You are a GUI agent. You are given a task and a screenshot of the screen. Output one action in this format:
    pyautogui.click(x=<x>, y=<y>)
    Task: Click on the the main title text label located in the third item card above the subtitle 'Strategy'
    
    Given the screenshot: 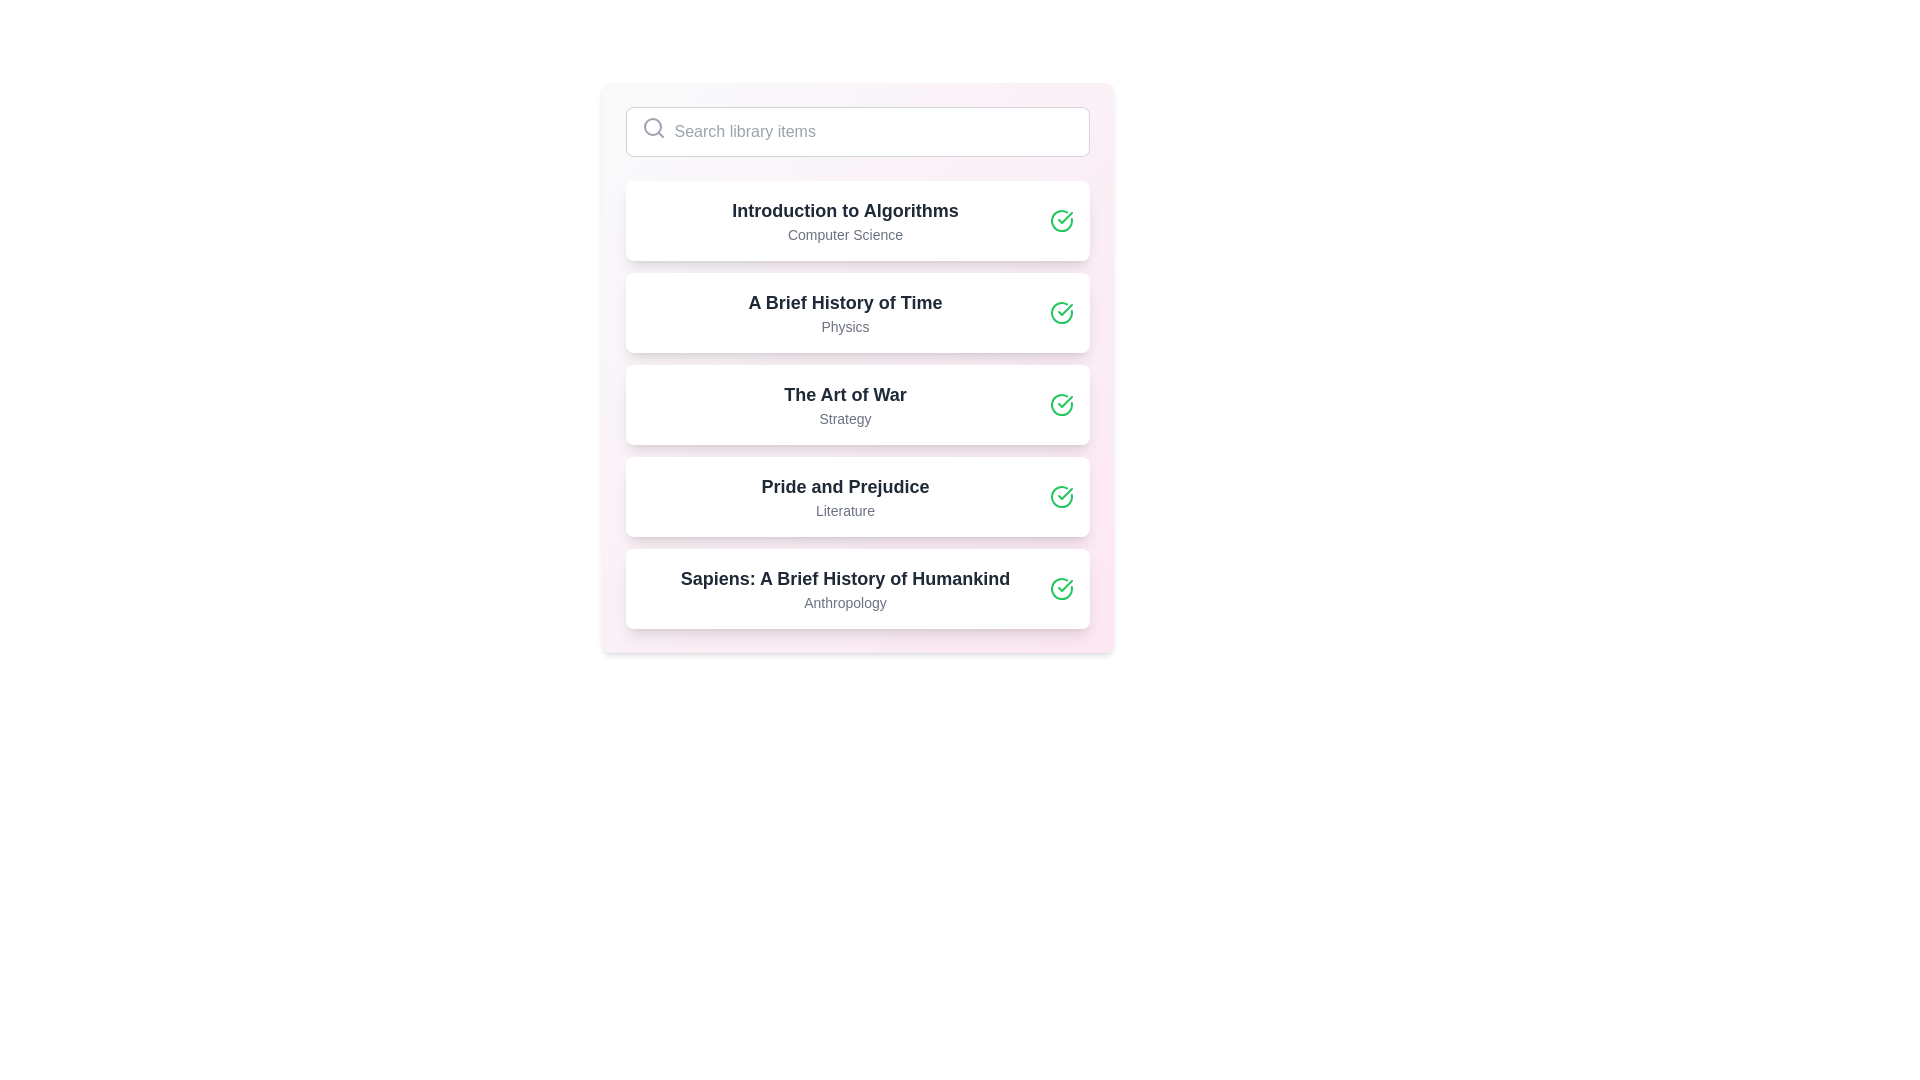 What is the action you would take?
    pyautogui.click(x=845, y=394)
    